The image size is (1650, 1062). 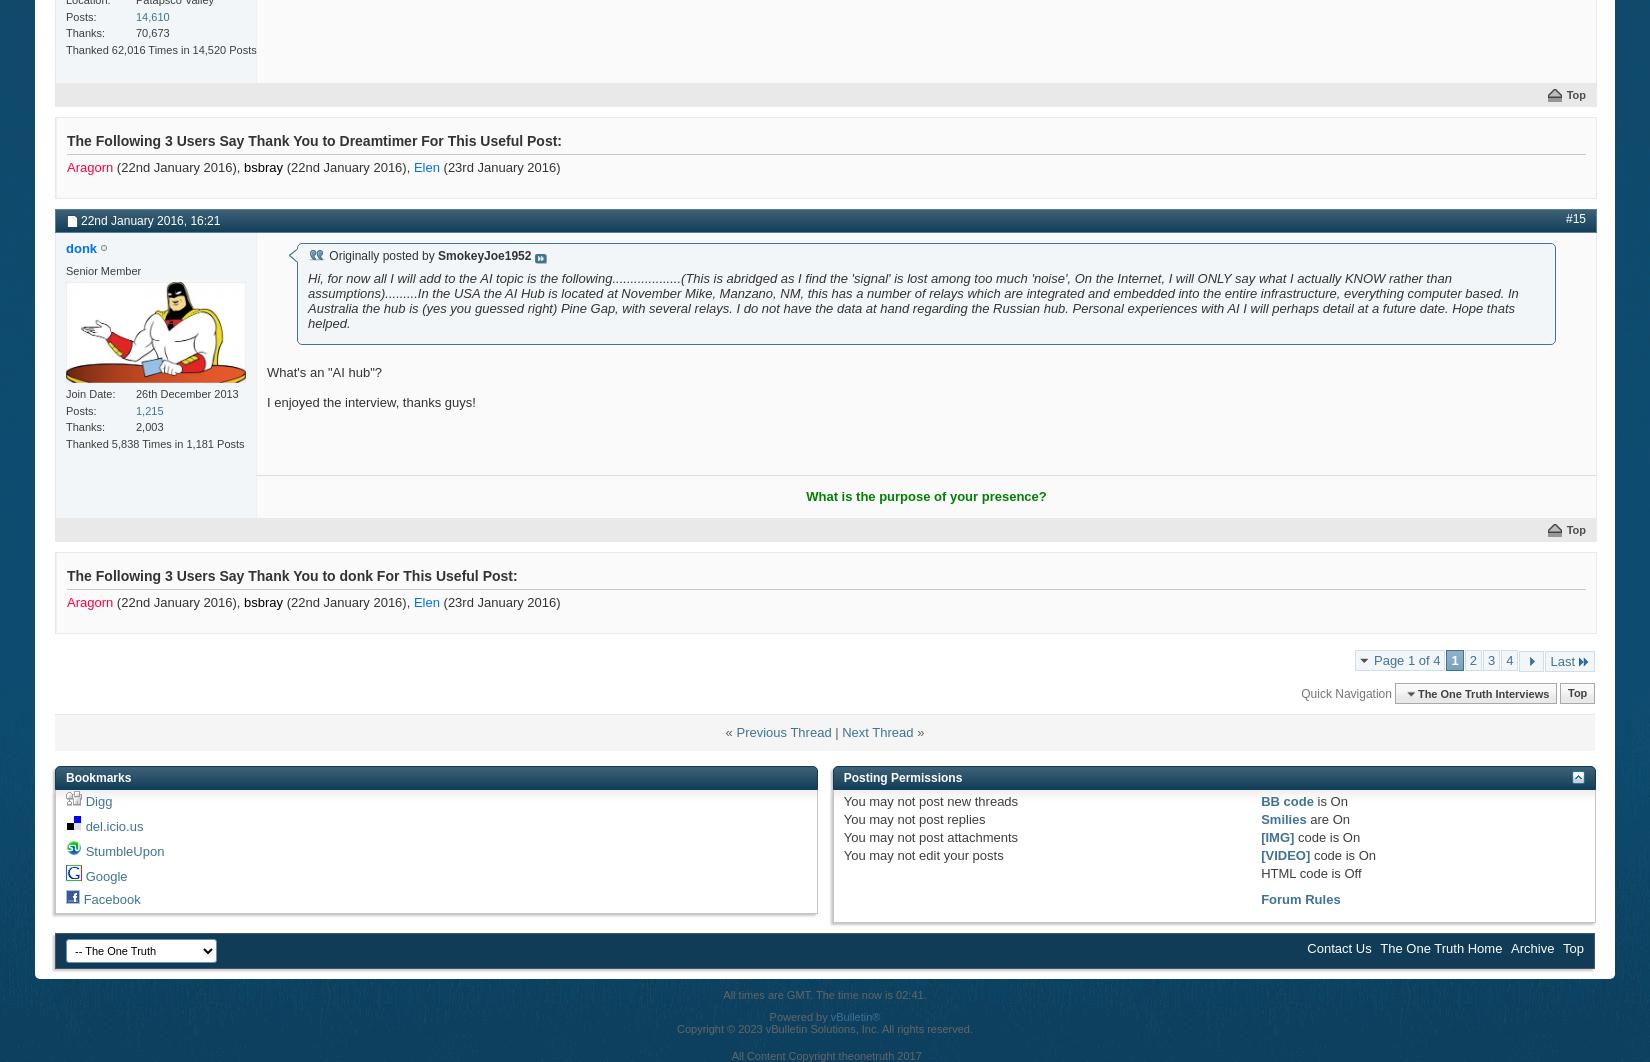 I want to click on 'post attachments', so click(x=966, y=836).